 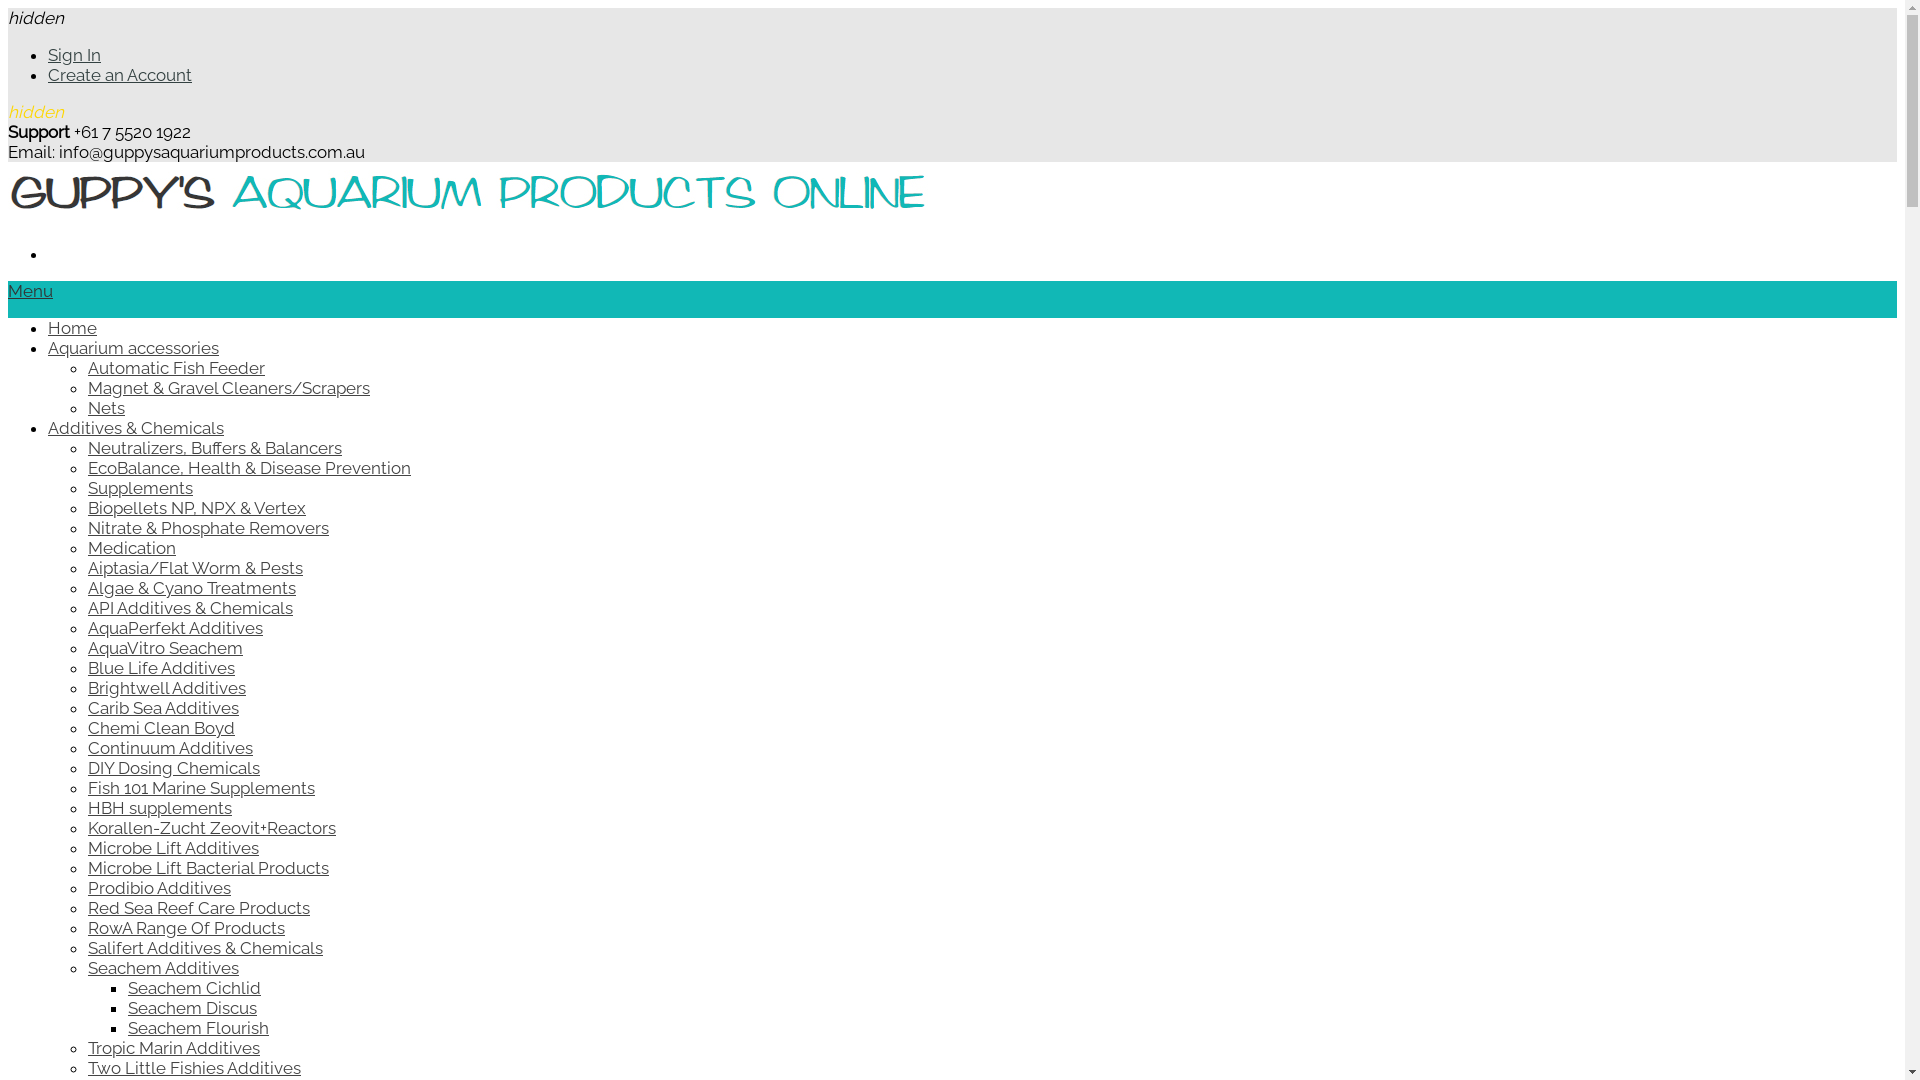 What do you see at coordinates (119, 73) in the screenshot?
I see `'Create an Account'` at bounding box center [119, 73].